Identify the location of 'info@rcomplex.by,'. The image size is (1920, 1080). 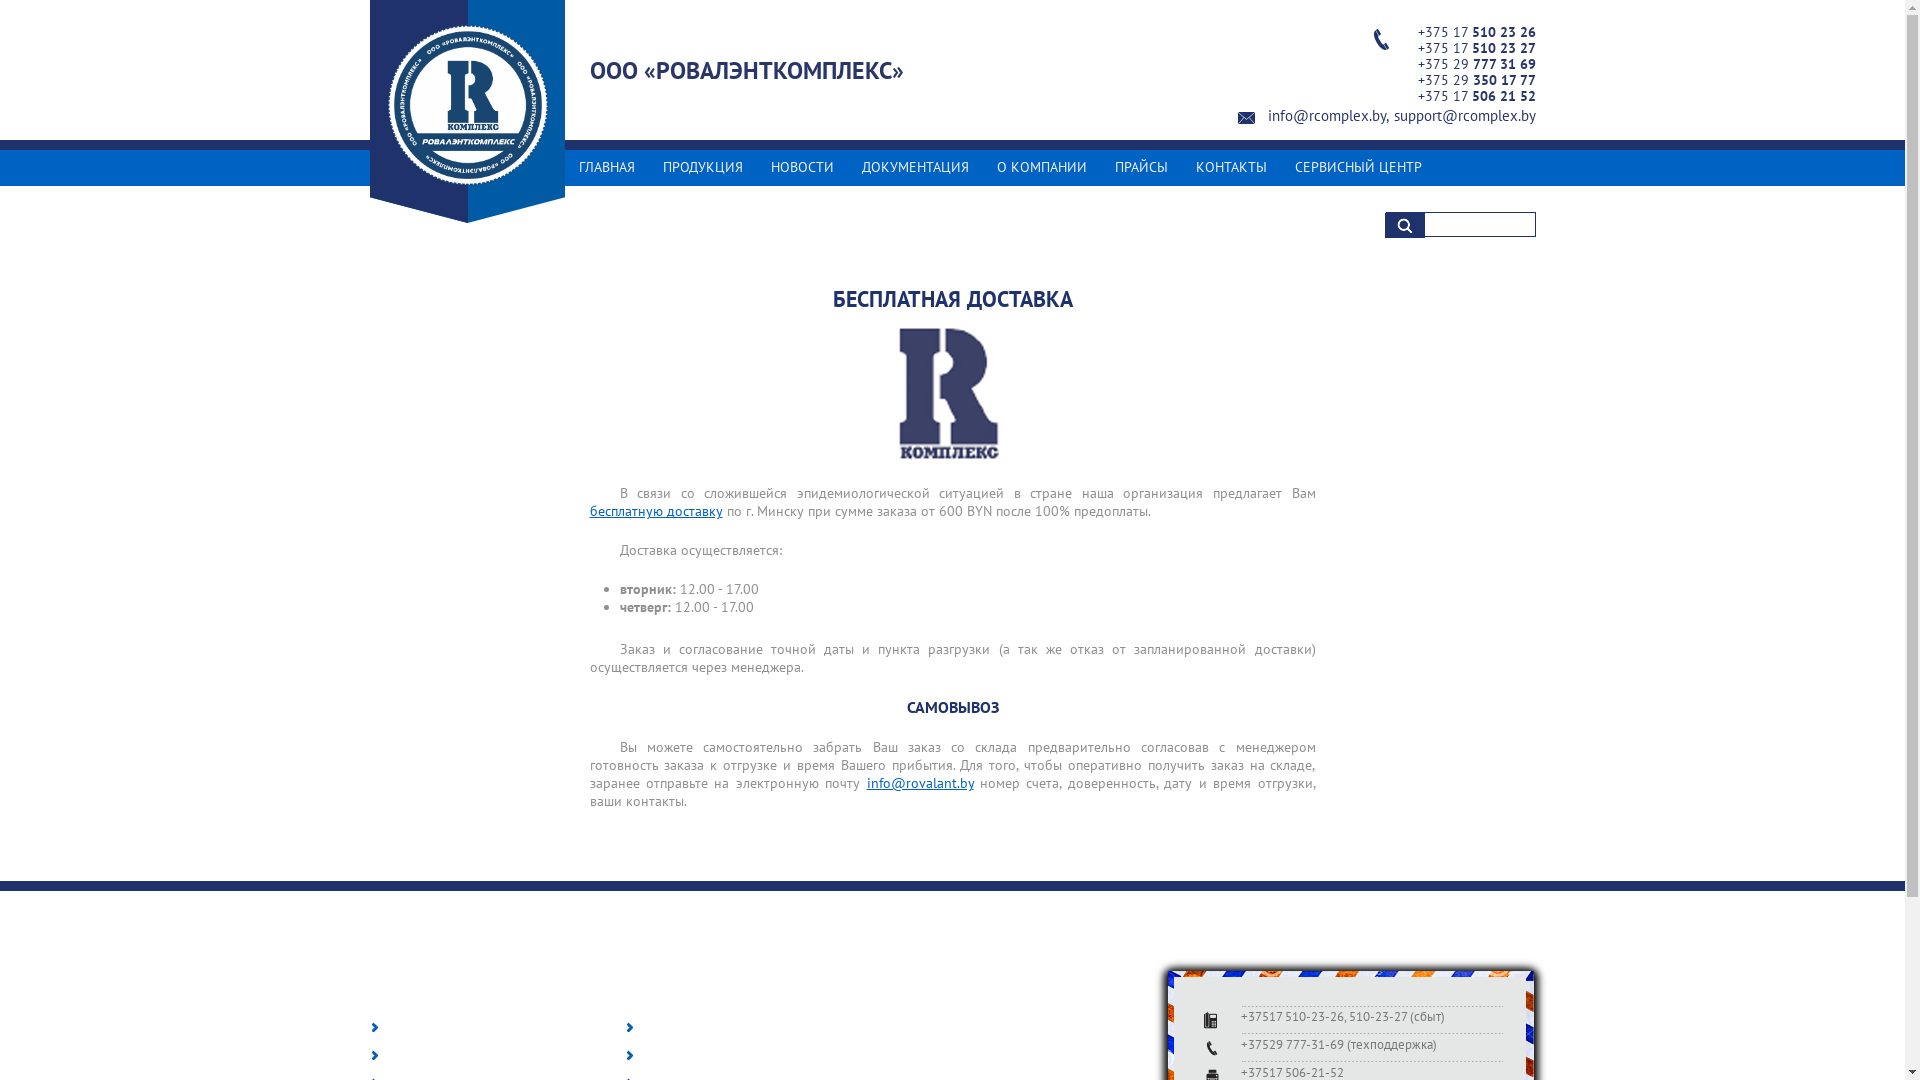
(1266, 115).